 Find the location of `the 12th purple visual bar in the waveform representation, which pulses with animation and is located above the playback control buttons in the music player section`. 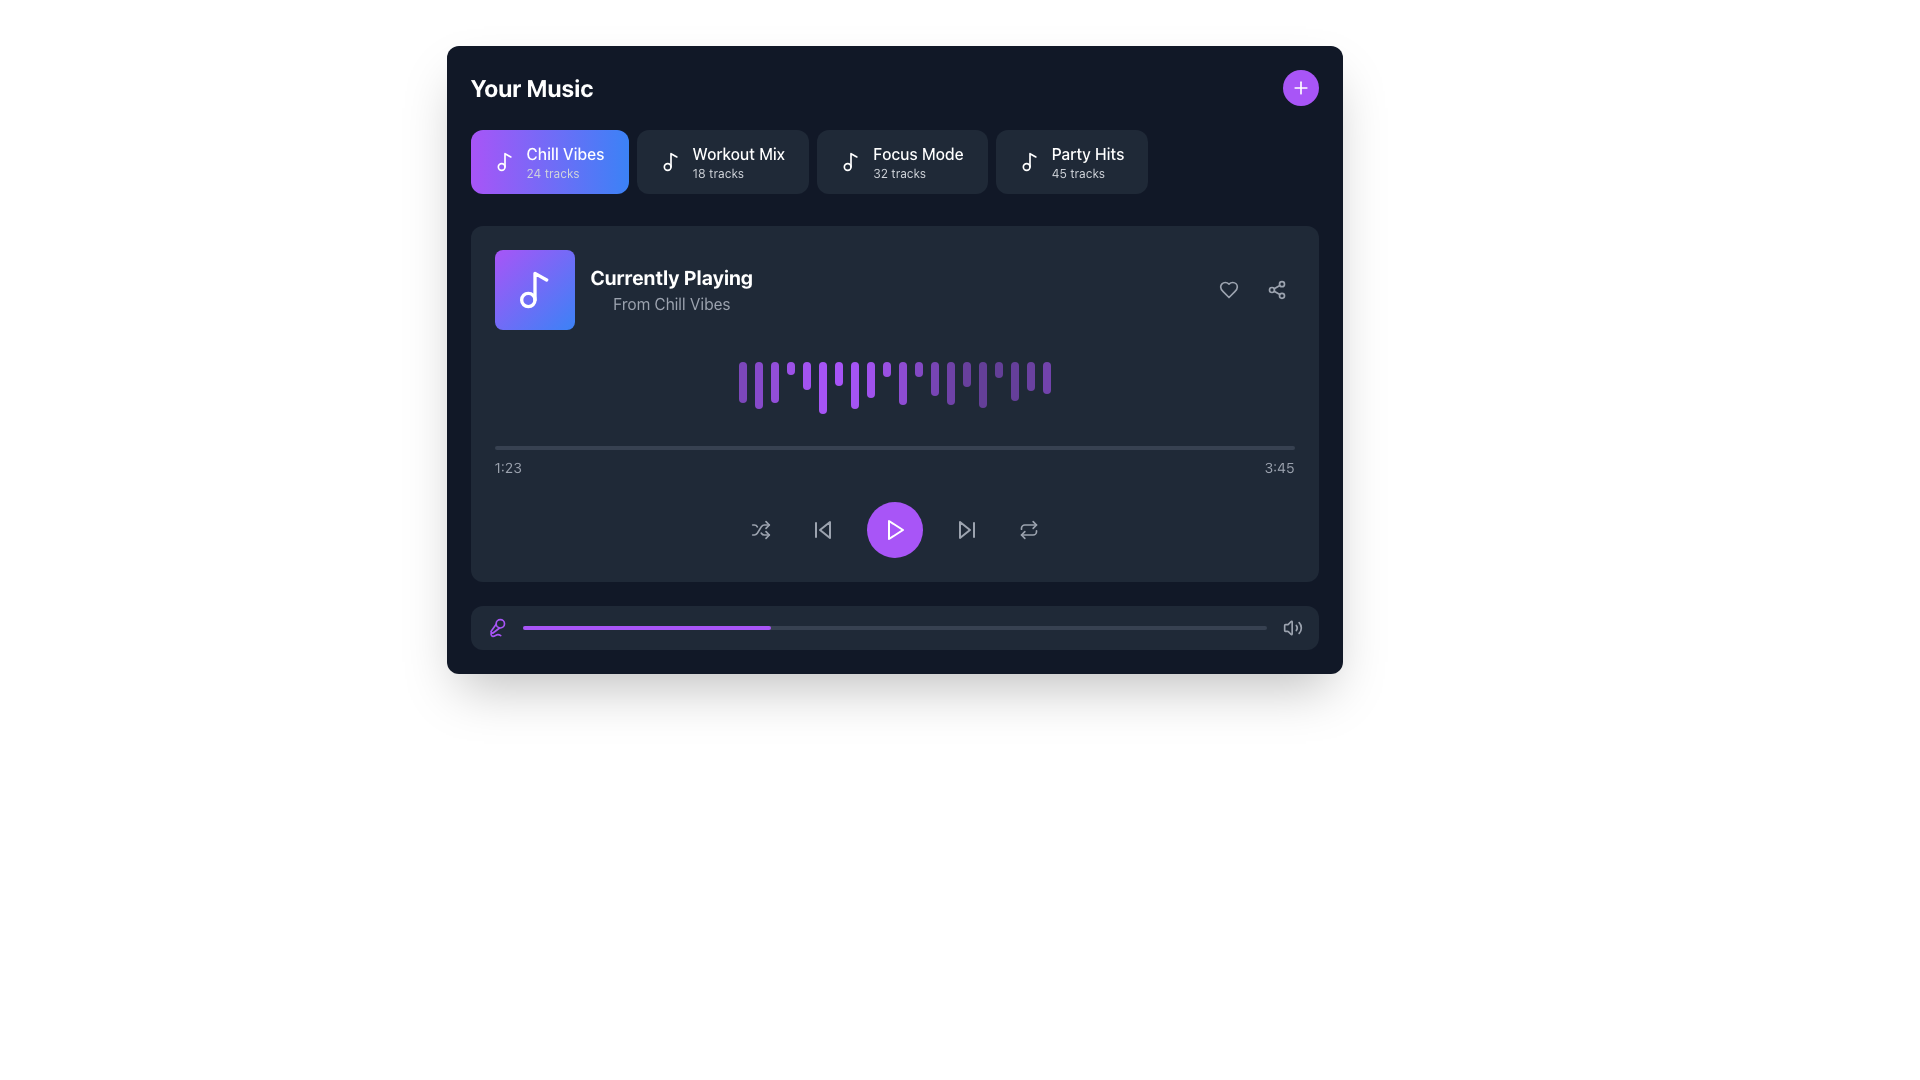

the 12th purple visual bar in the waveform representation, which pulses with animation and is located above the playback control buttons in the music player section is located at coordinates (917, 369).